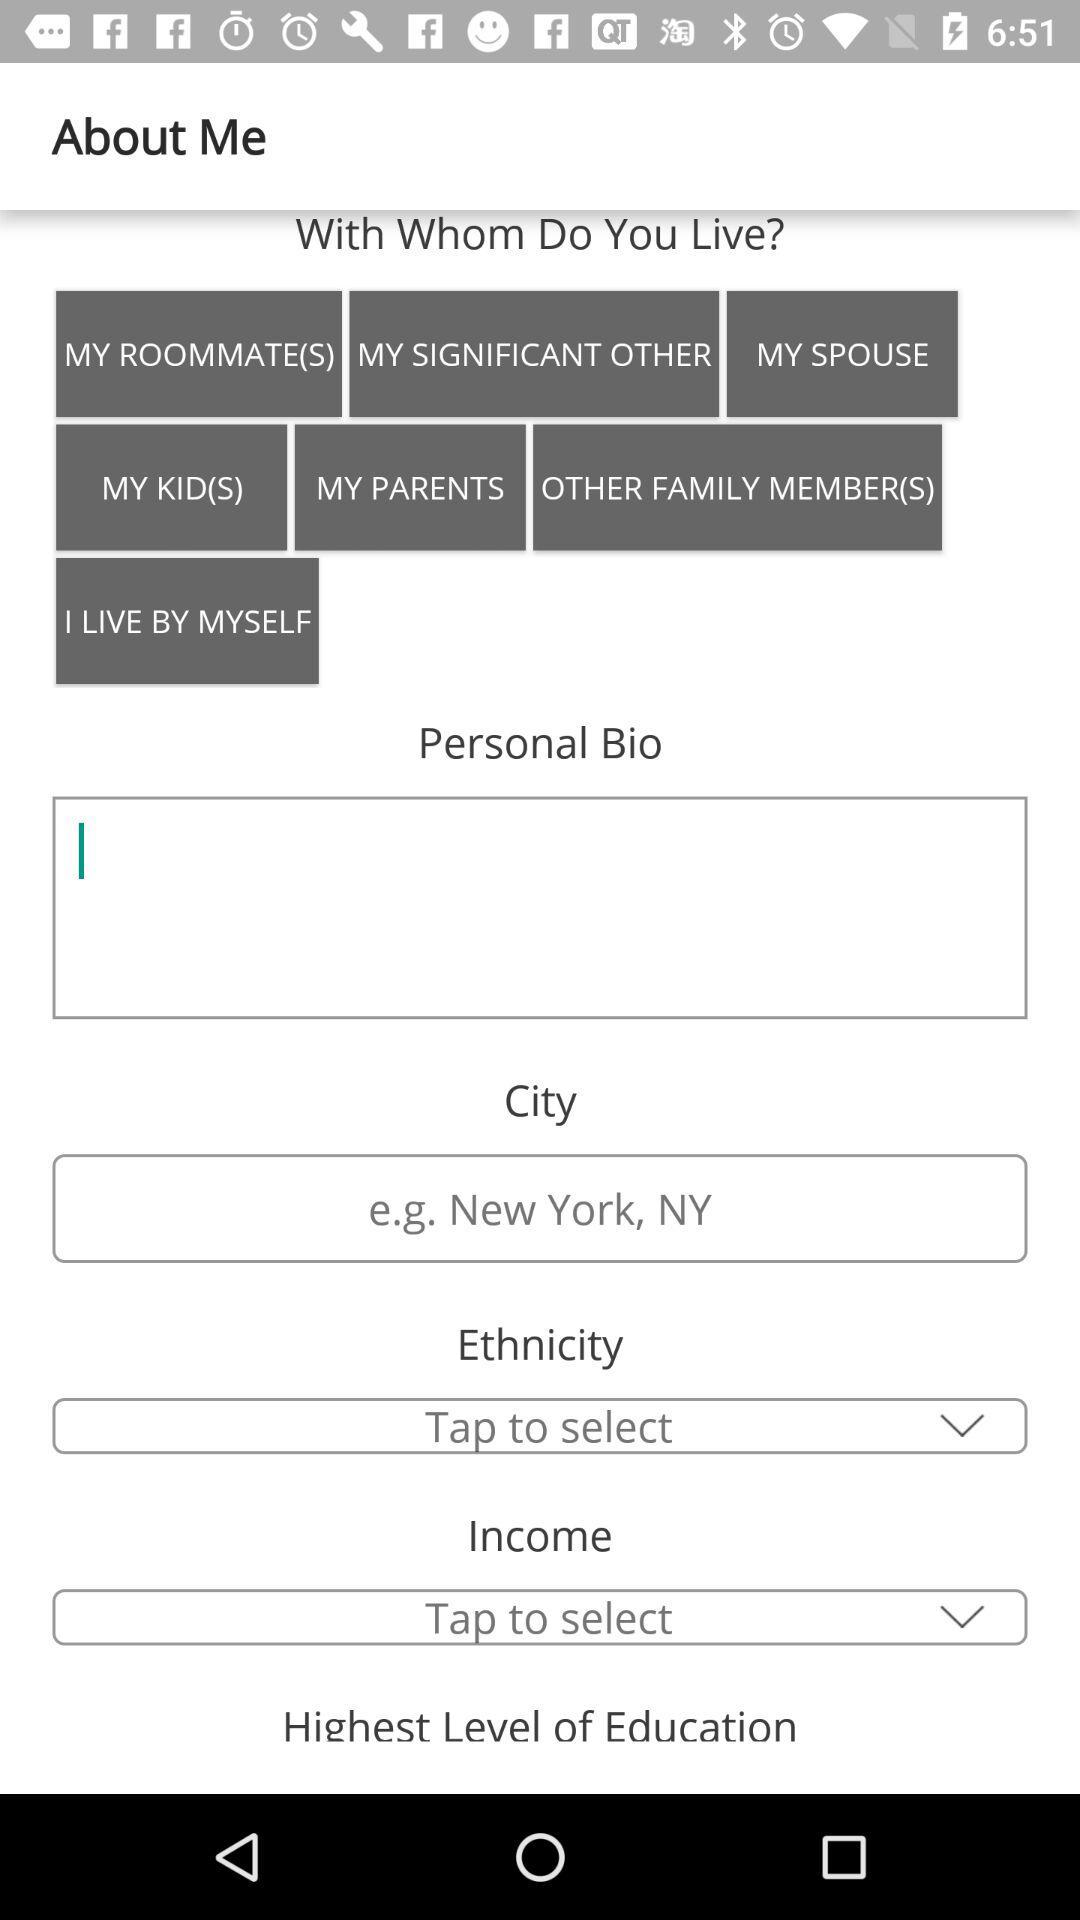 Image resolution: width=1080 pixels, height=1920 pixels. Describe the element at coordinates (187, 619) in the screenshot. I see `icon above personal bio` at that location.